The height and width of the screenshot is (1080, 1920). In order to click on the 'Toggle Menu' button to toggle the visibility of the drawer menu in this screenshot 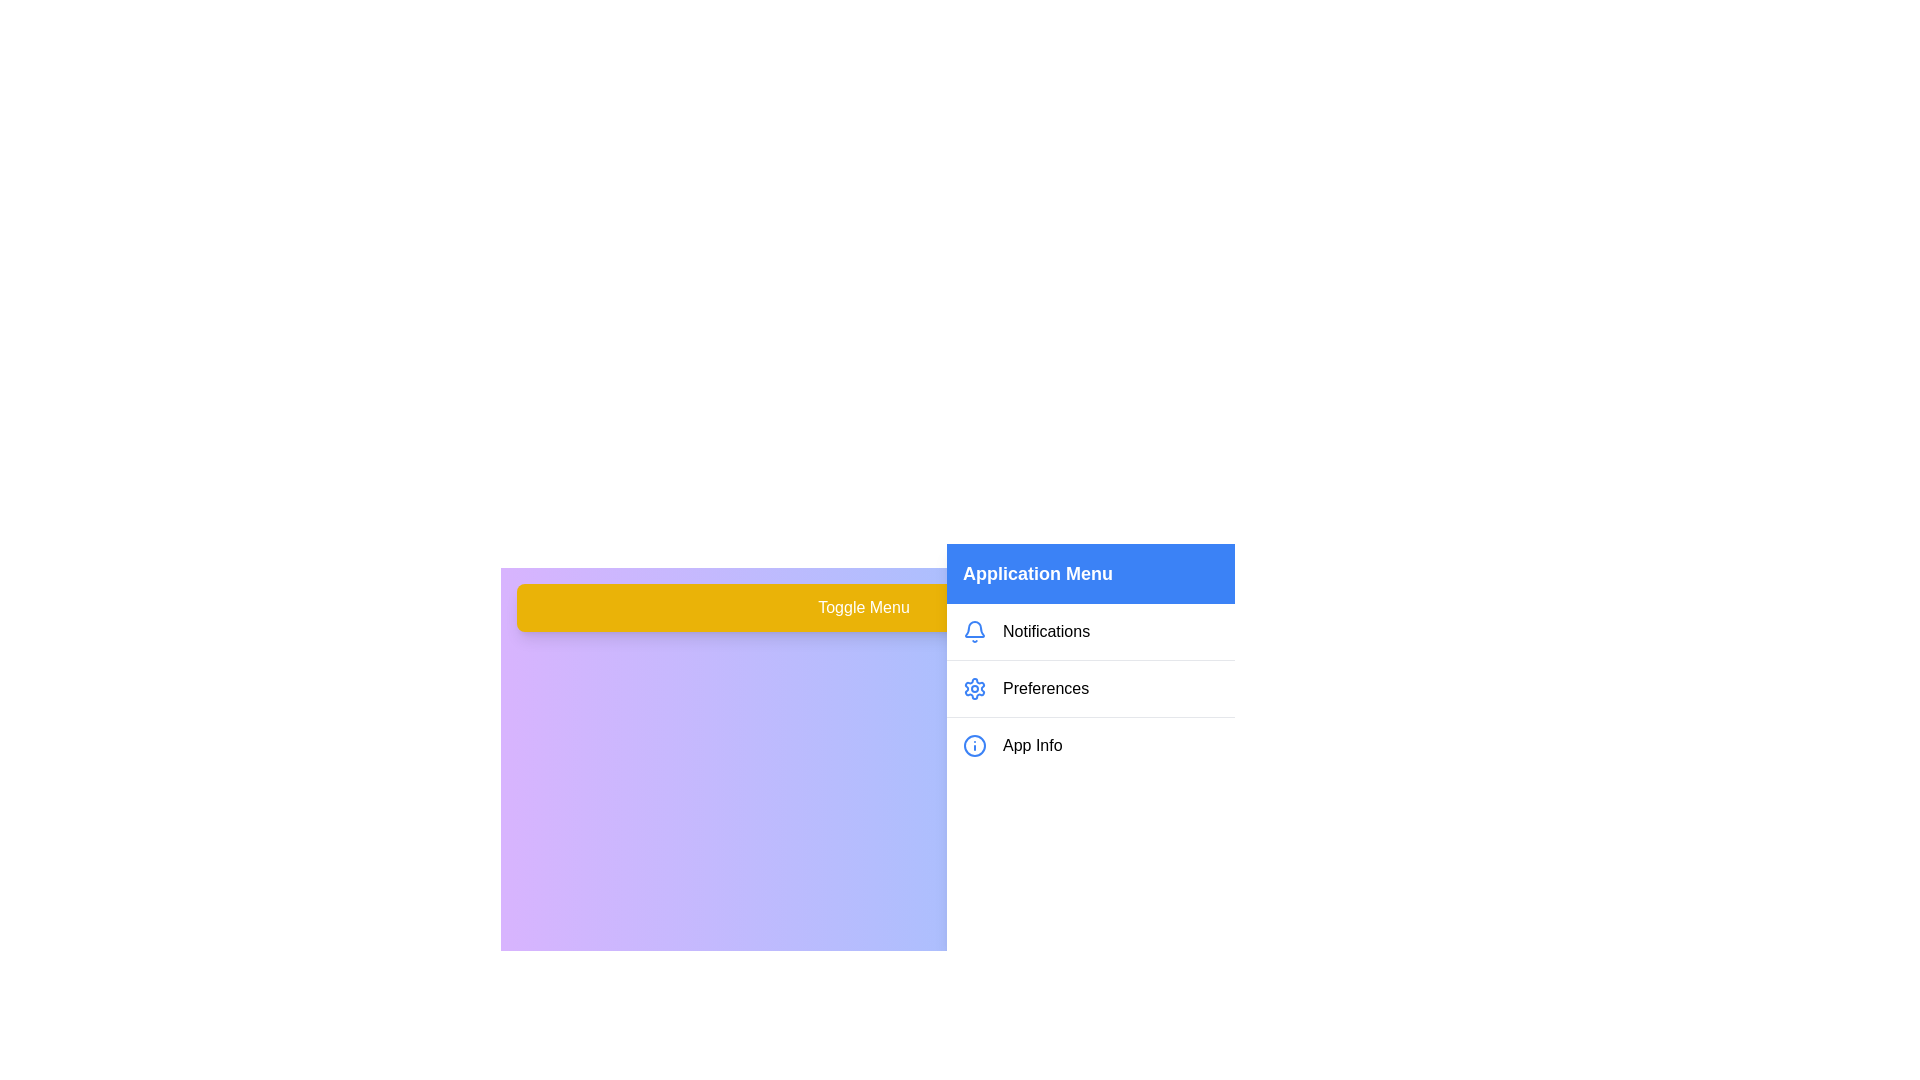, I will do `click(864, 607)`.